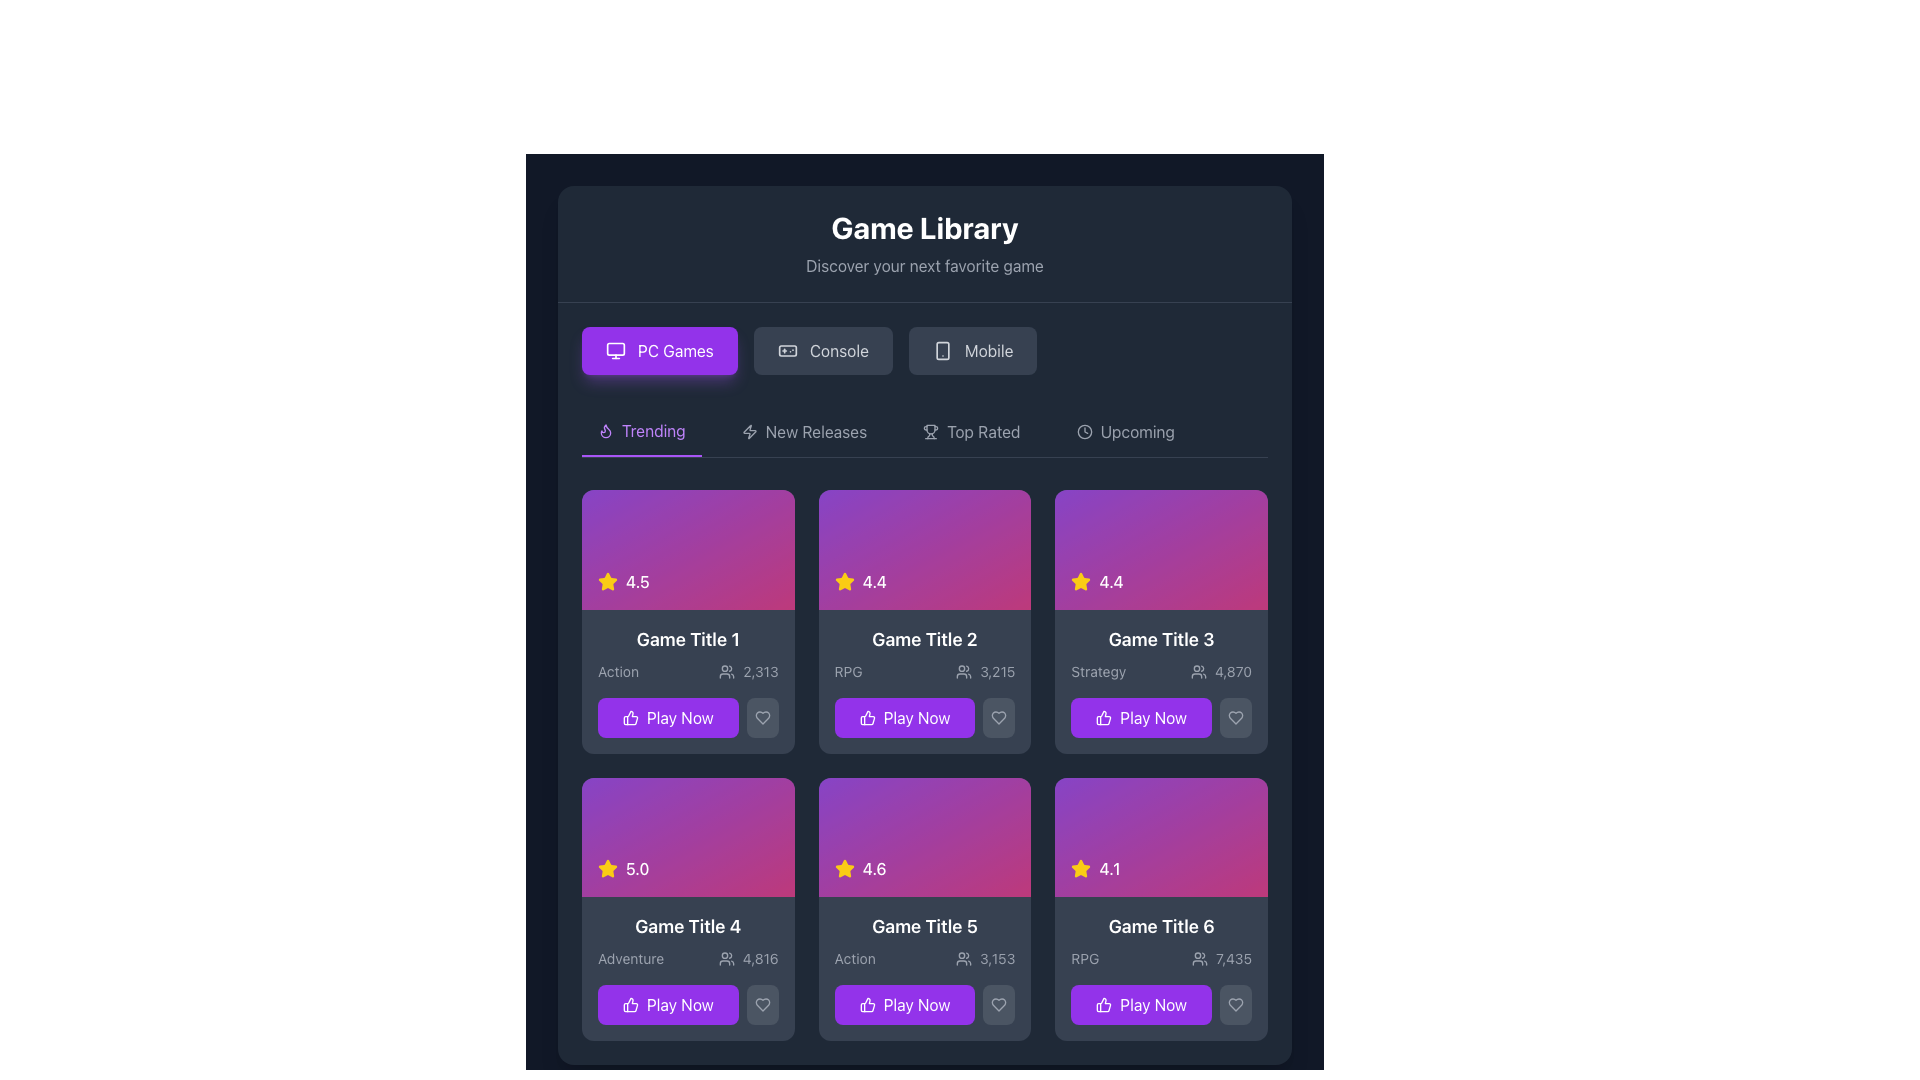 The height and width of the screenshot is (1080, 1920). Describe the element at coordinates (747, 671) in the screenshot. I see `the icon and text label combination indicating the number of participants for 'Game Title 1' located at the lower part of the first card` at that location.